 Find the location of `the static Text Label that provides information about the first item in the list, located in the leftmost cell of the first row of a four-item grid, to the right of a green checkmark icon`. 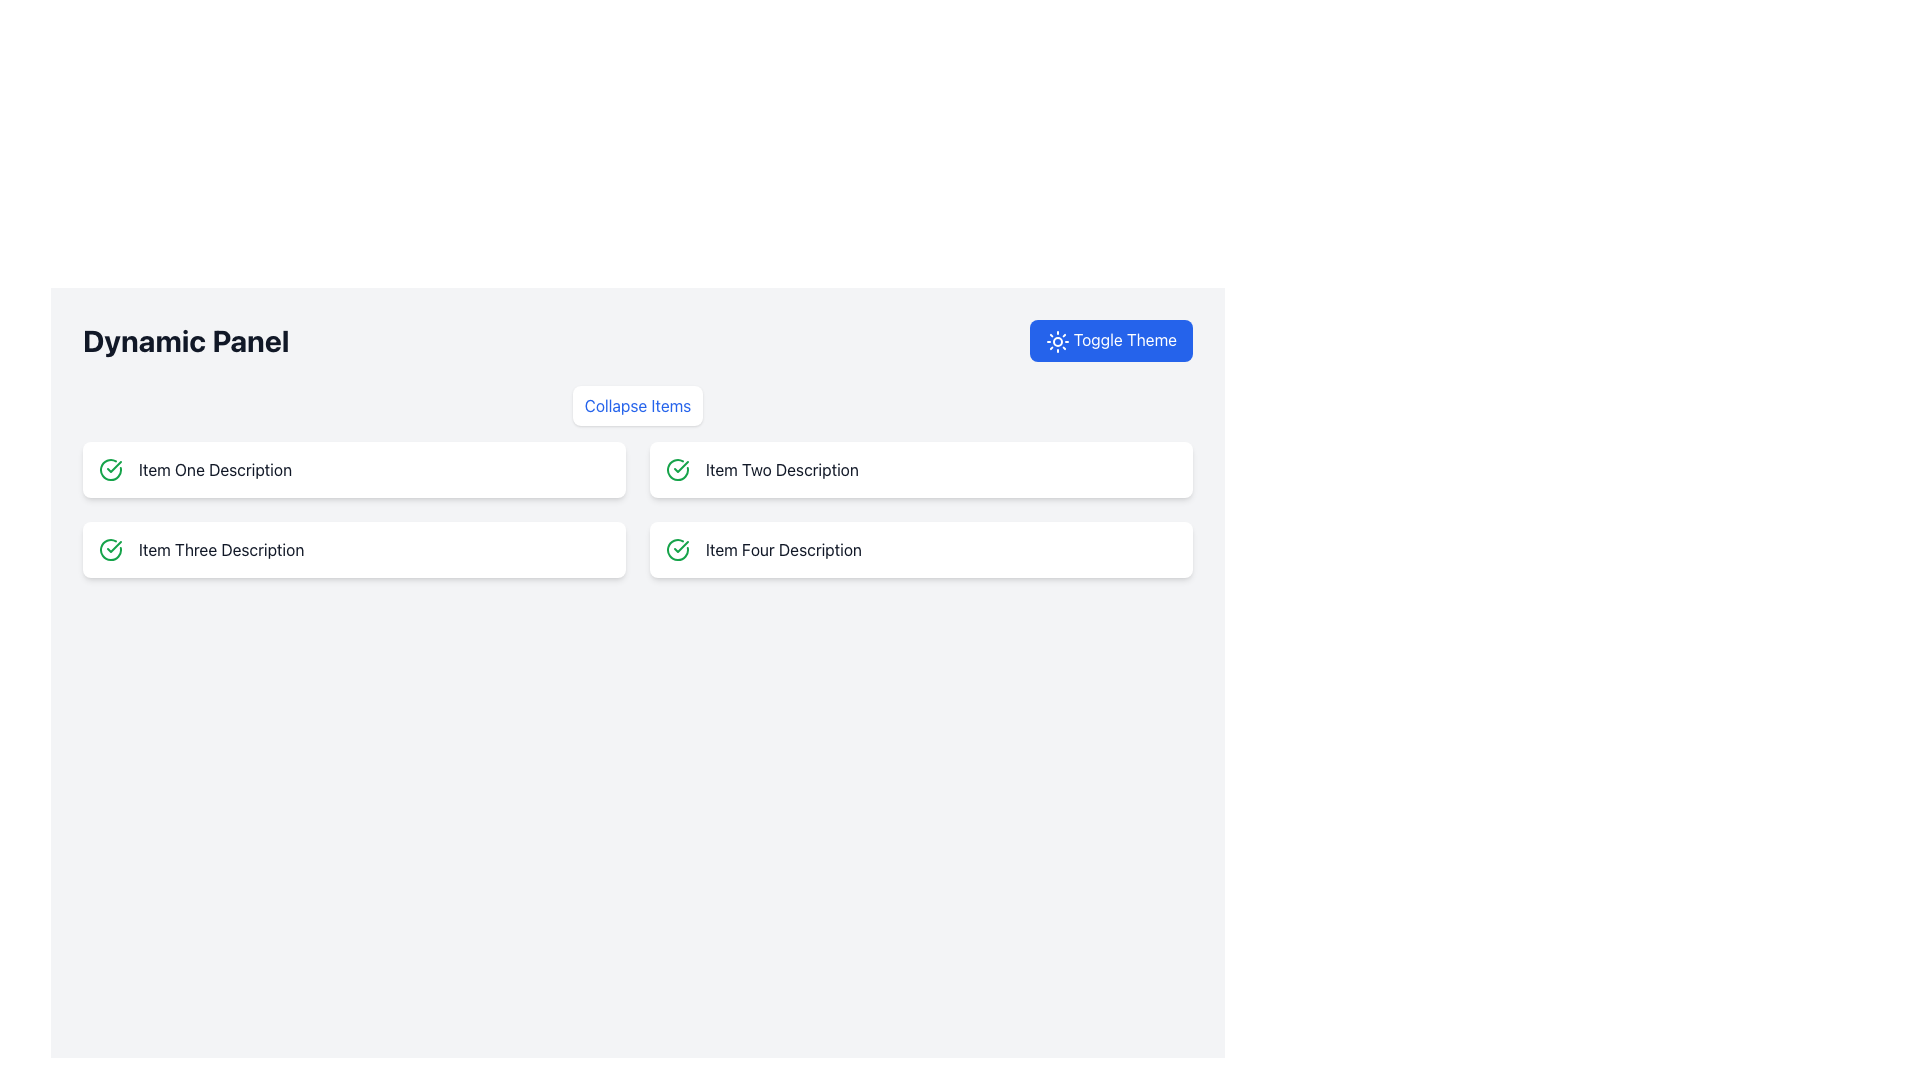

the static Text Label that provides information about the first item in the list, located in the leftmost cell of the first row of a four-item grid, to the right of a green checkmark icon is located at coordinates (215, 469).